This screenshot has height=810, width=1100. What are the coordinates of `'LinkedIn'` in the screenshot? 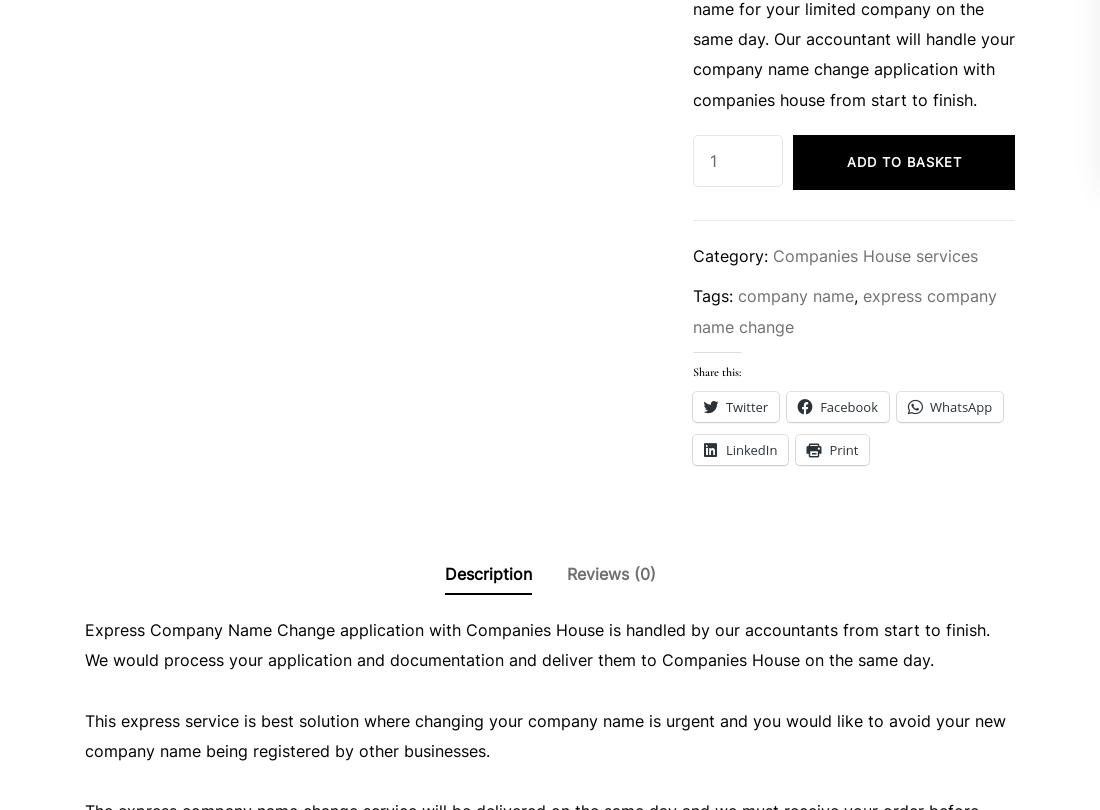 It's located at (750, 450).